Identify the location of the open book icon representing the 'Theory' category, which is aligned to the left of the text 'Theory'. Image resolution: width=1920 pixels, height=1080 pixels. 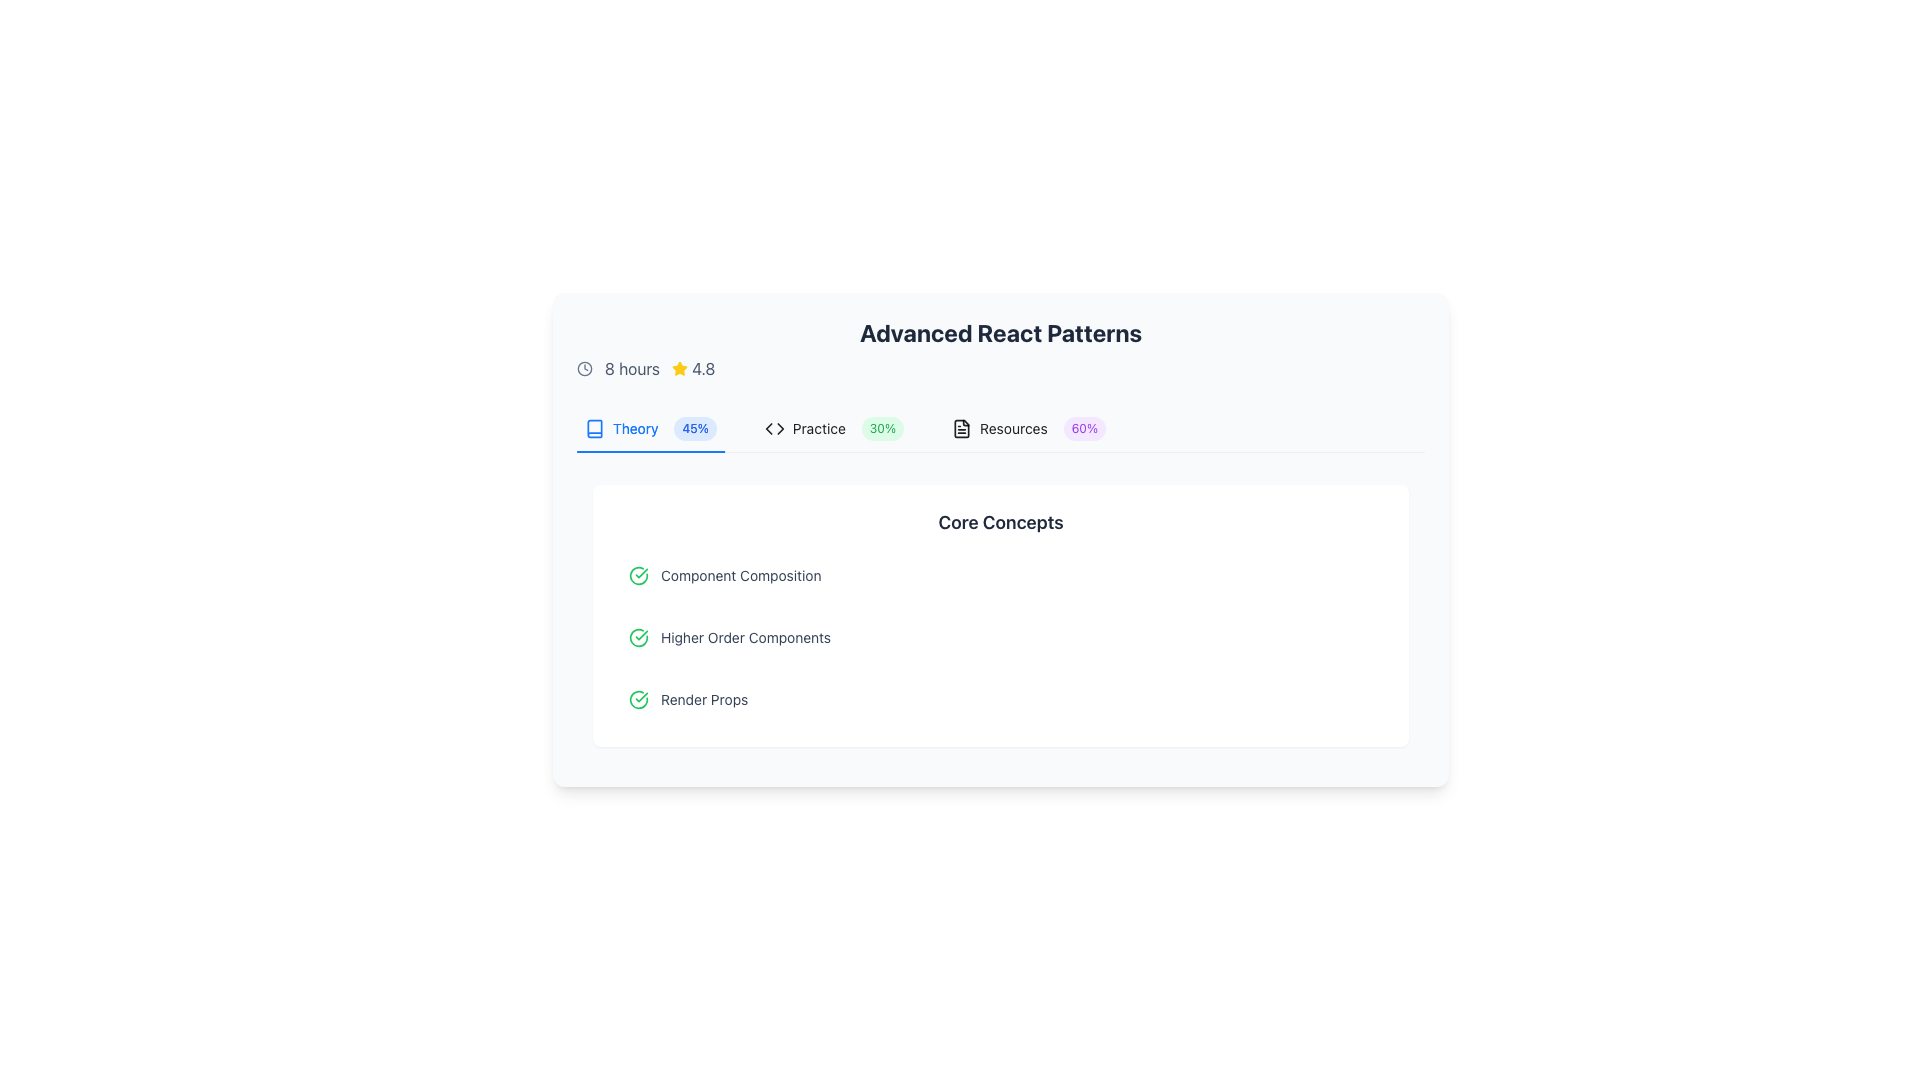
(594, 427).